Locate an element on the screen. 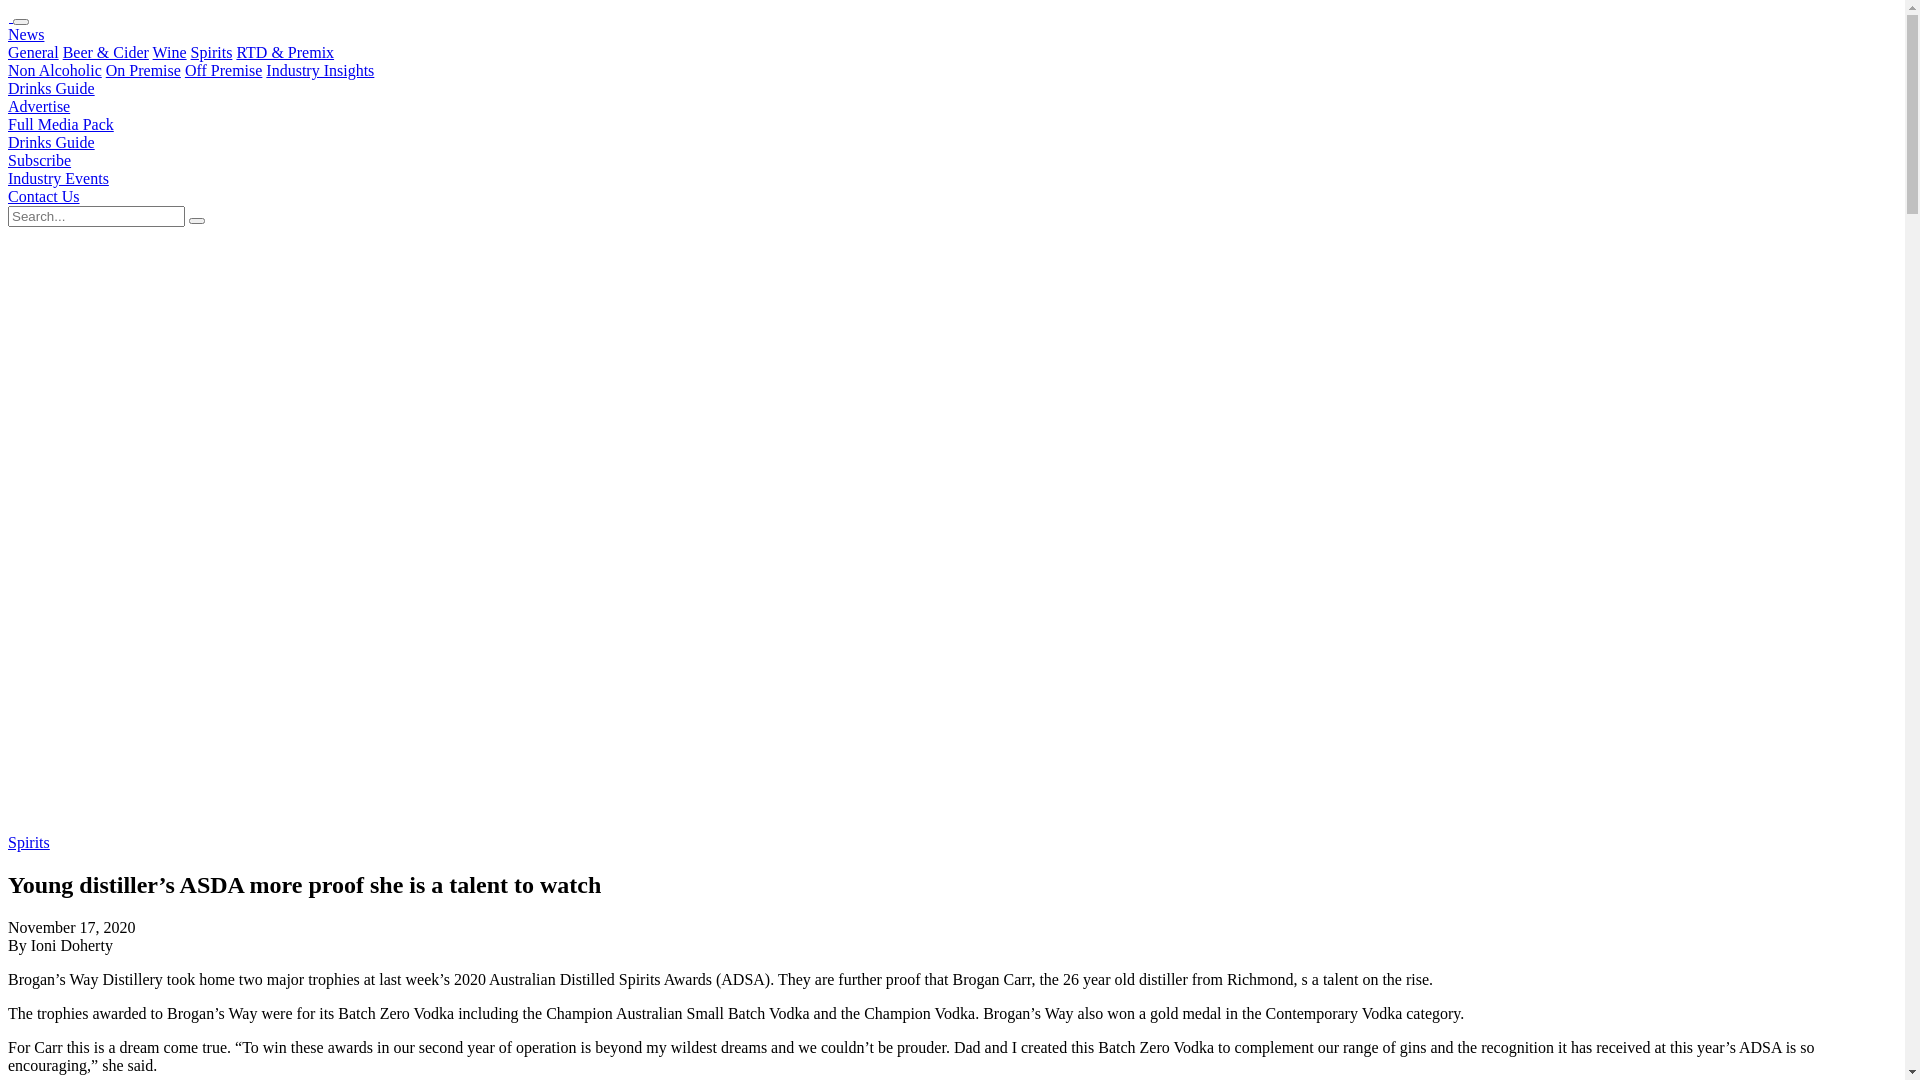 The height and width of the screenshot is (1080, 1920). 'Beer & Cider' is located at coordinates (104, 51).